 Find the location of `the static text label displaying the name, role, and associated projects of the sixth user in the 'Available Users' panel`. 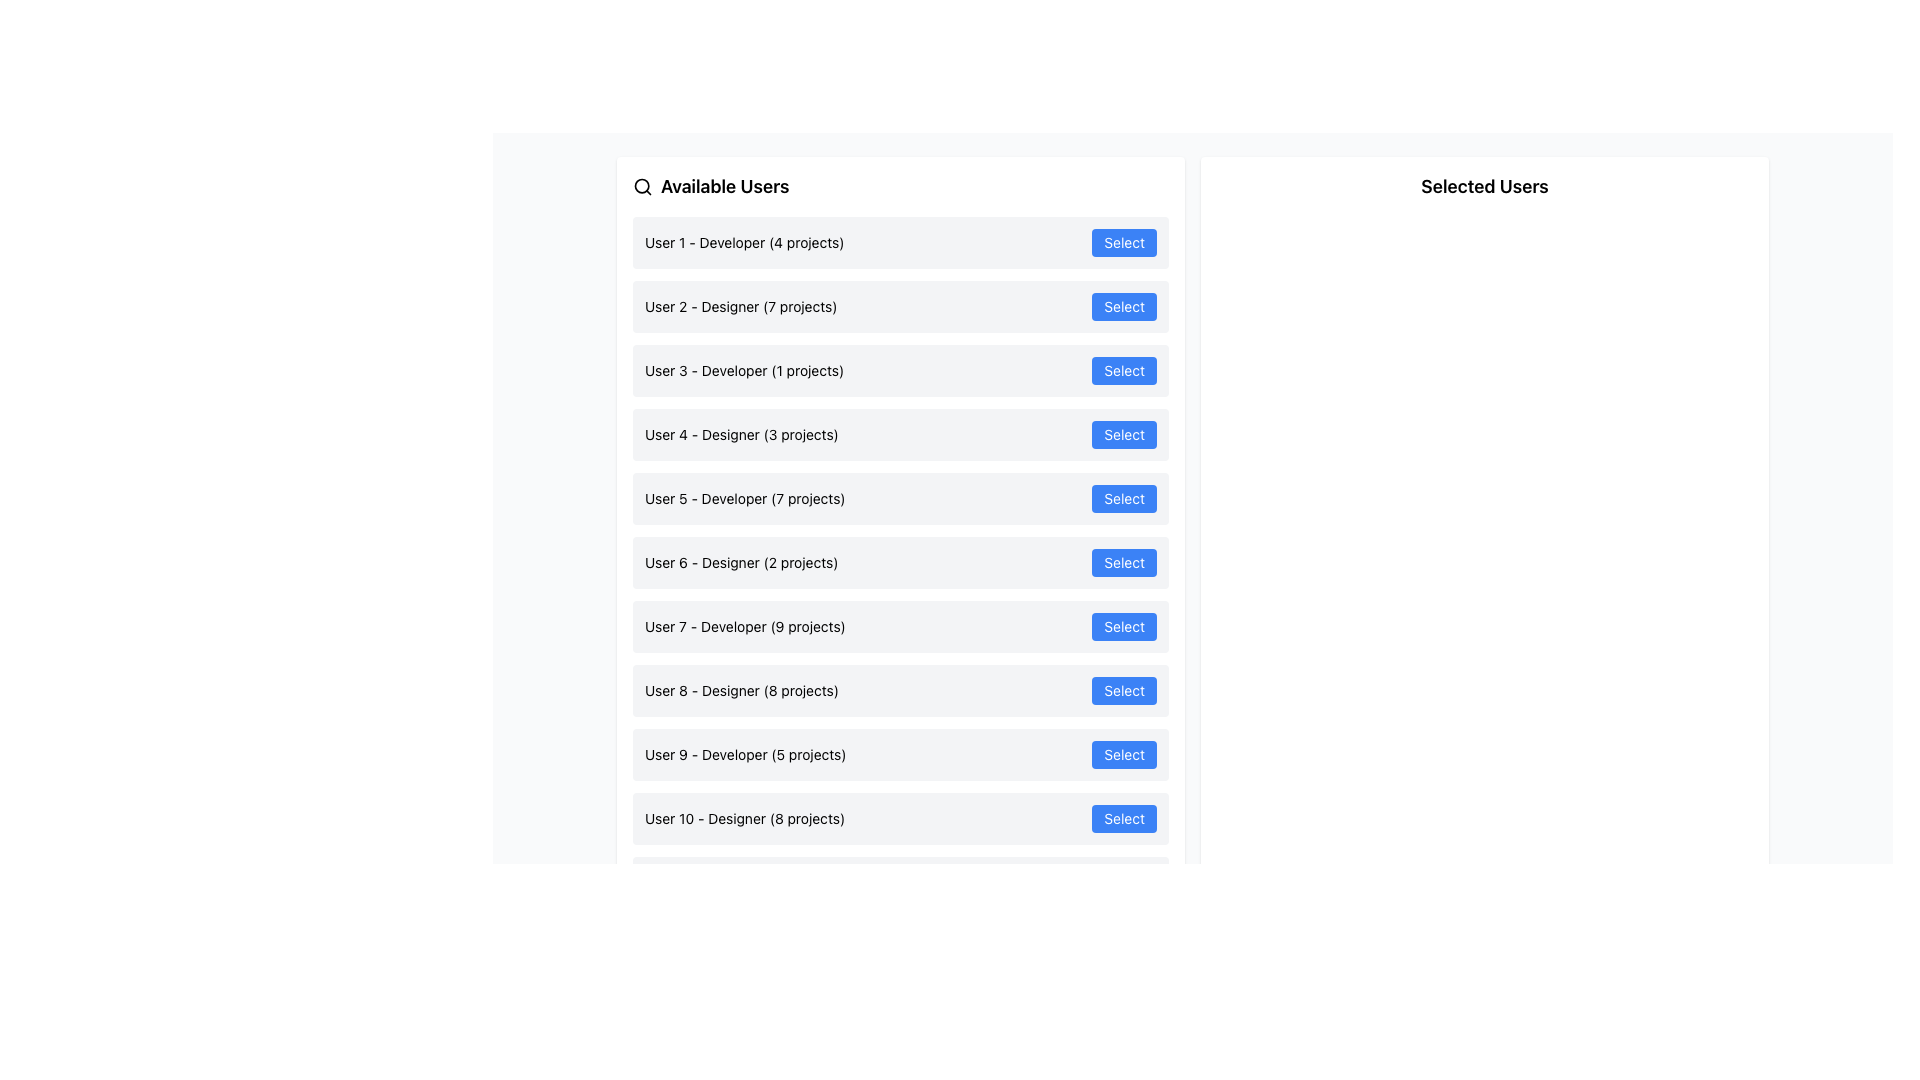

the static text label displaying the name, role, and associated projects of the sixth user in the 'Available Users' panel is located at coordinates (740, 563).